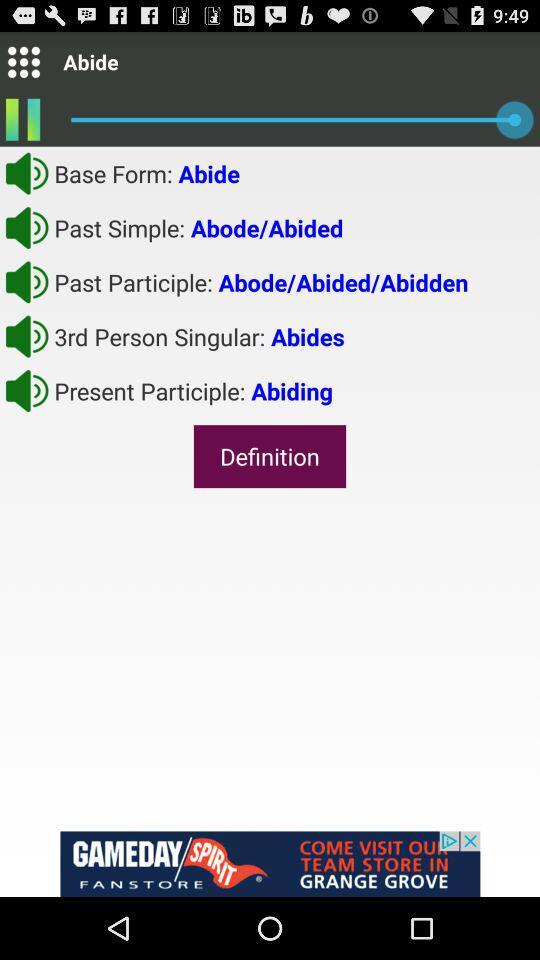 The image size is (540, 960). Describe the element at coordinates (26, 389) in the screenshot. I see `button` at that location.